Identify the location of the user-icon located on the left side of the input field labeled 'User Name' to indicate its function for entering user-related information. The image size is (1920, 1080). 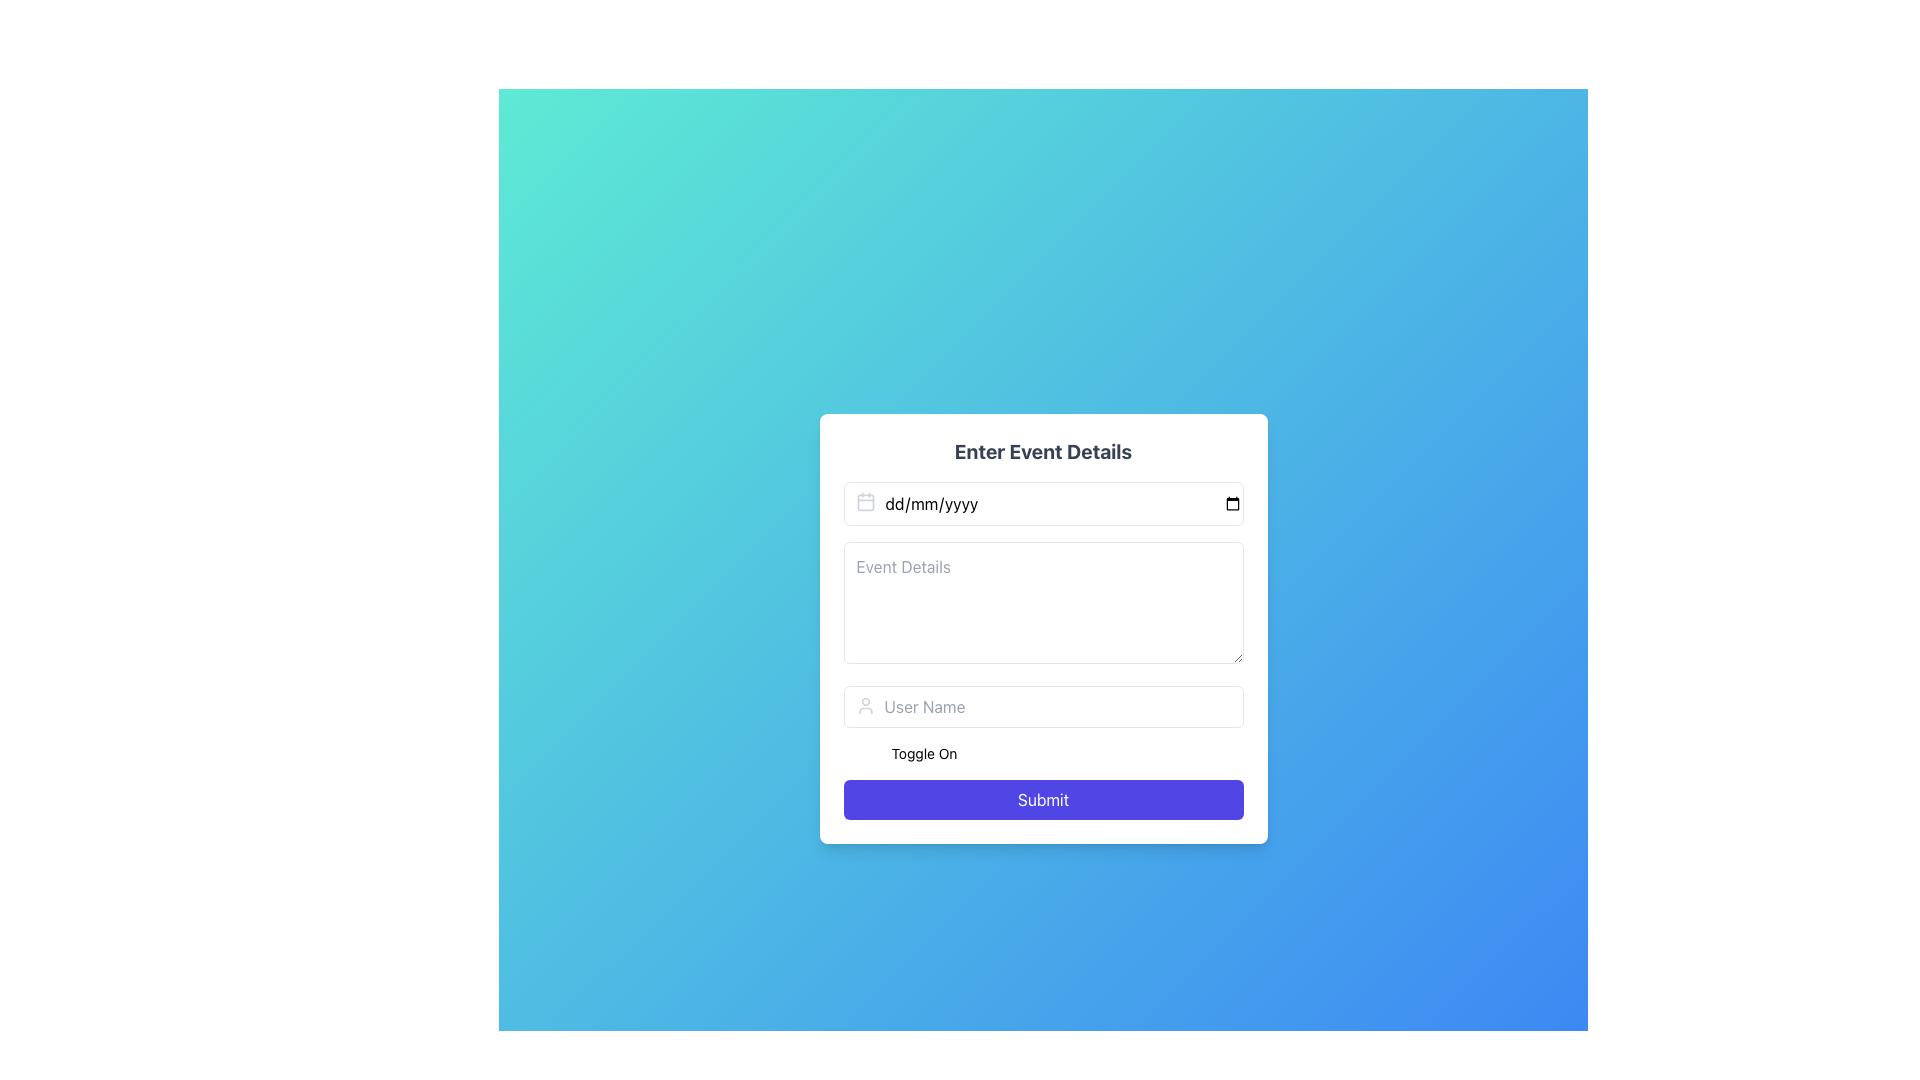
(865, 704).